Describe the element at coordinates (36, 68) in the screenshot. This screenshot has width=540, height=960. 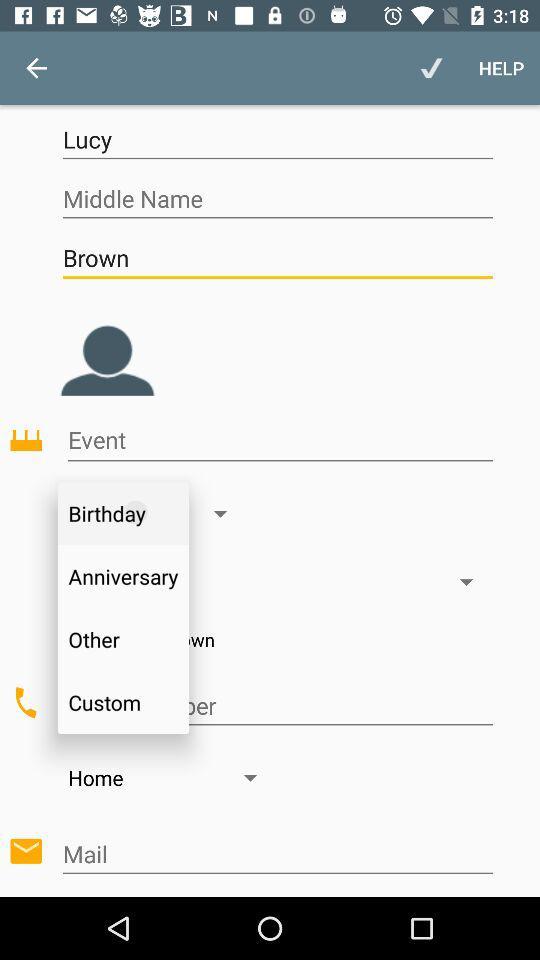
I see `icon above lucy item` at that location.